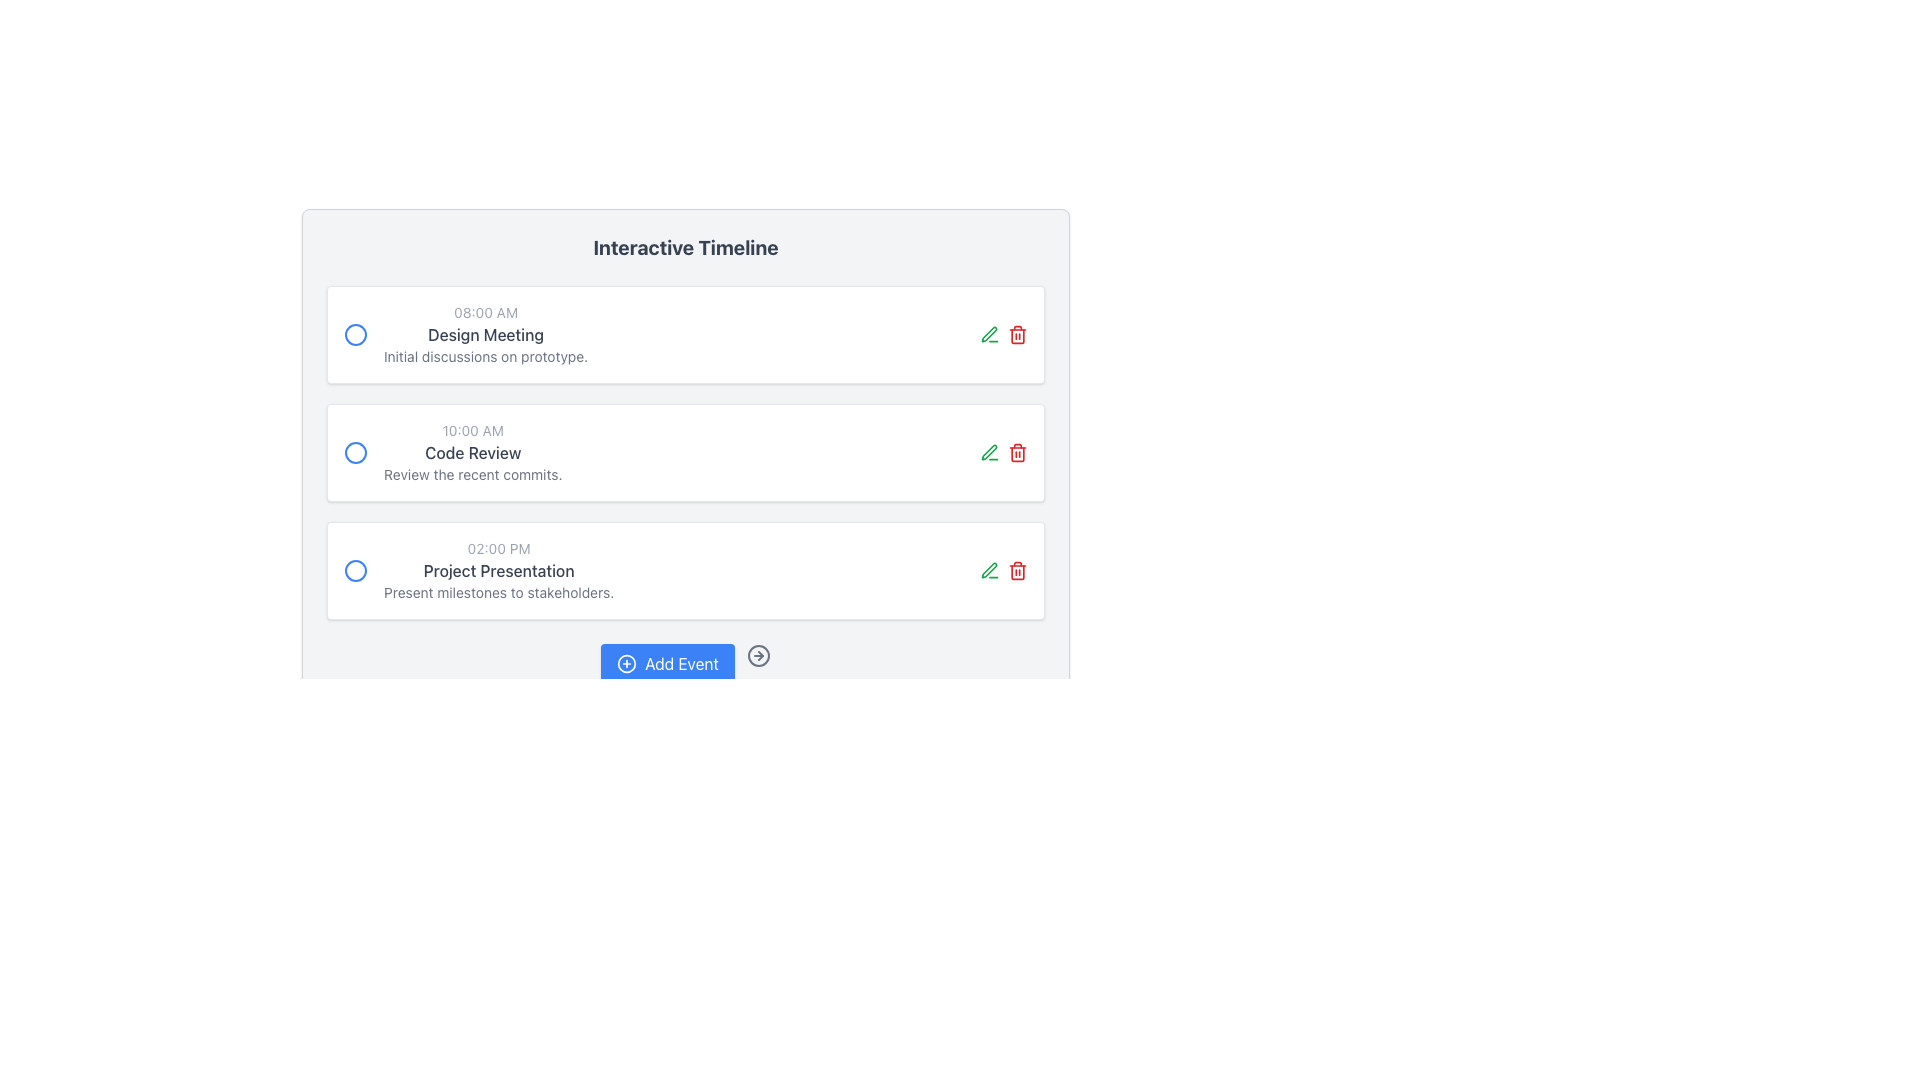  Describe the element at coordinates (355, 334) in the screenshot. I see `the icon that serves as a marker for the 'Design Meeting' event in the Interactive Timeline` at that location.